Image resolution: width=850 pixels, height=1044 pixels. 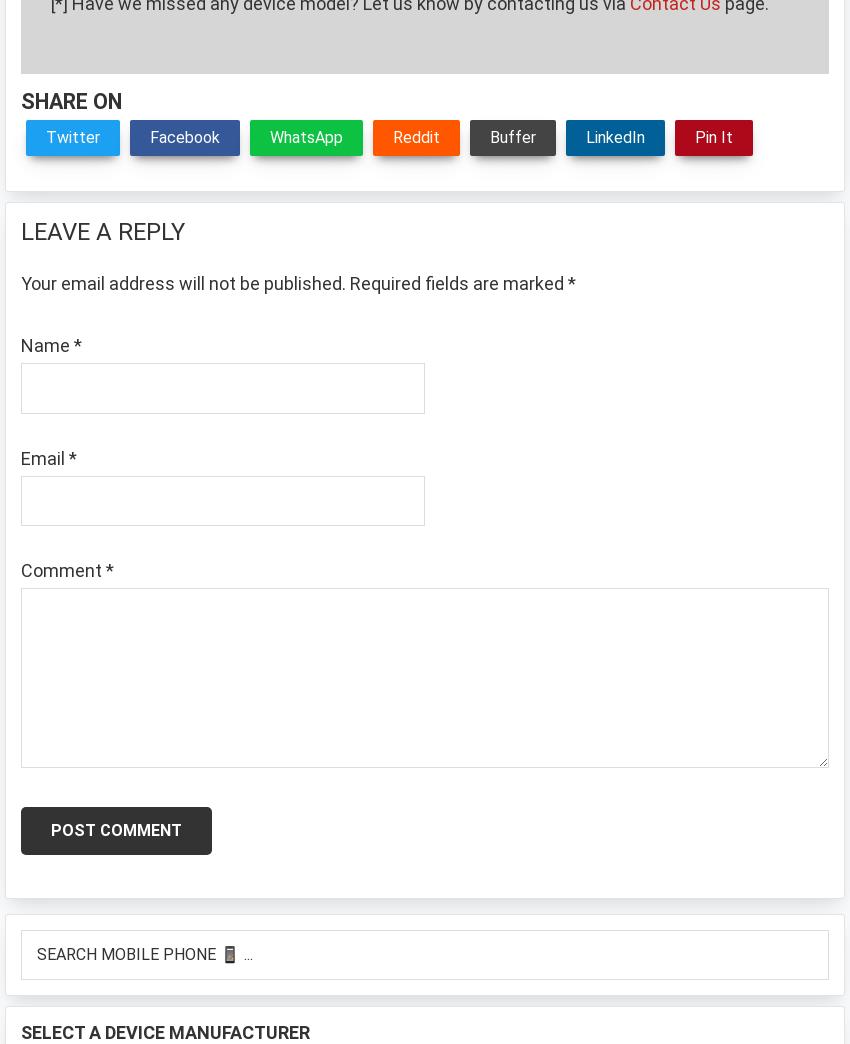 What do you see at coordinates (182, 281) in the screenshot?
I see `'Your email address will not be published.'` at bounding box center [182, 281].